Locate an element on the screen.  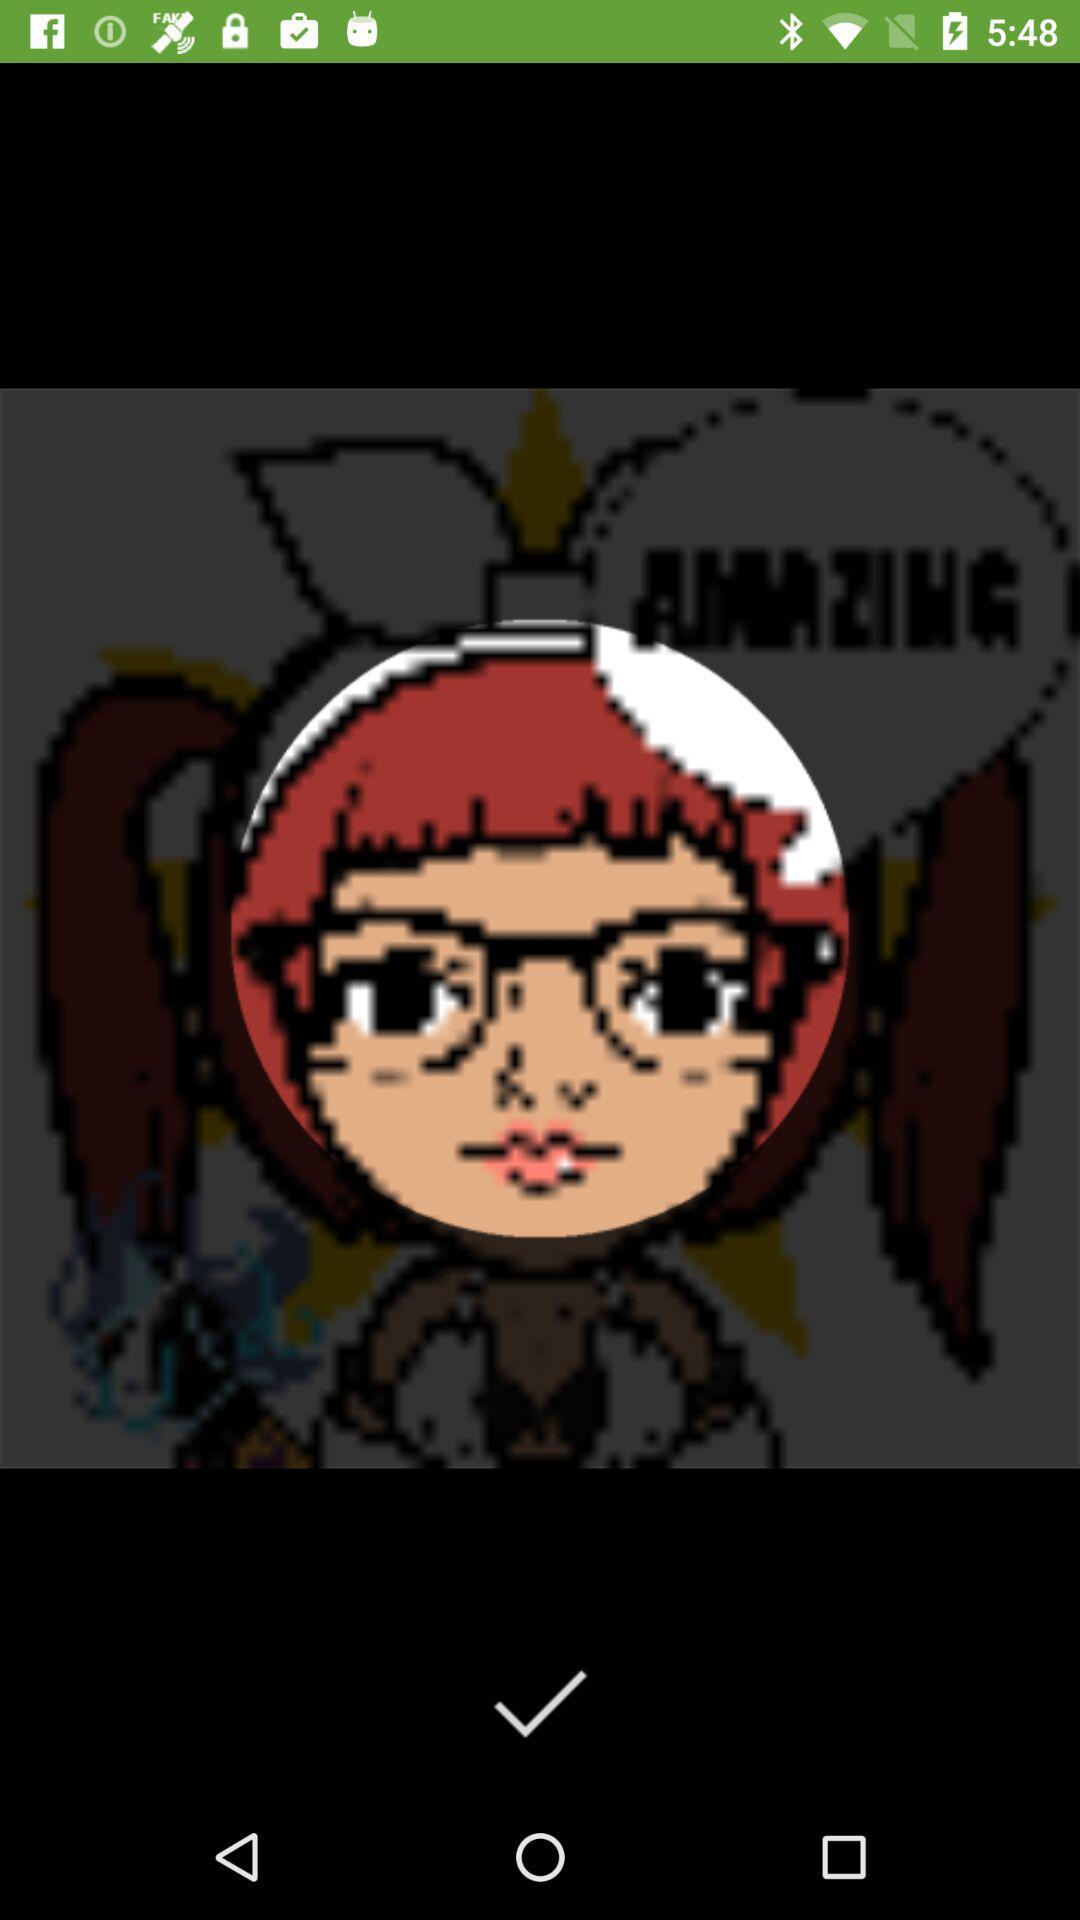
confirm selection is located at coordinates (538, 1701).